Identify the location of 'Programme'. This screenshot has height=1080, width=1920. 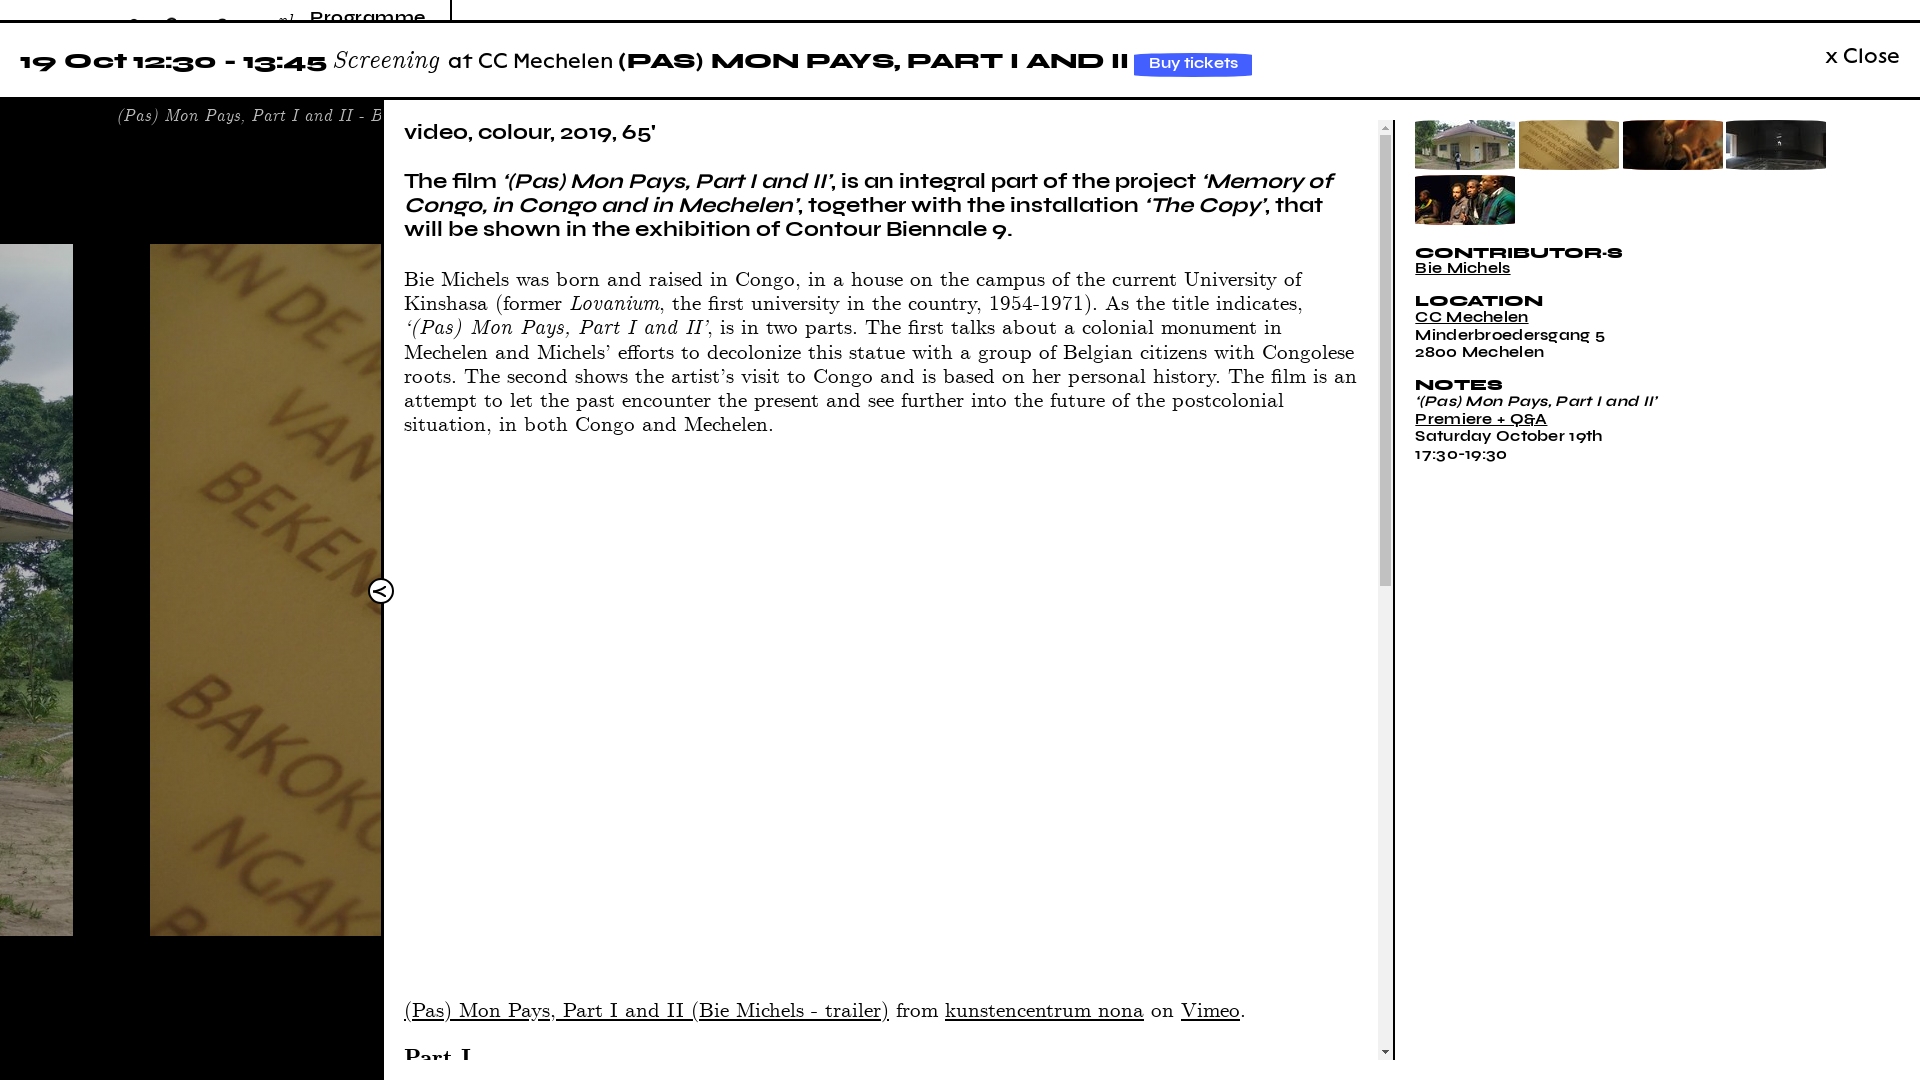
(309, 16).